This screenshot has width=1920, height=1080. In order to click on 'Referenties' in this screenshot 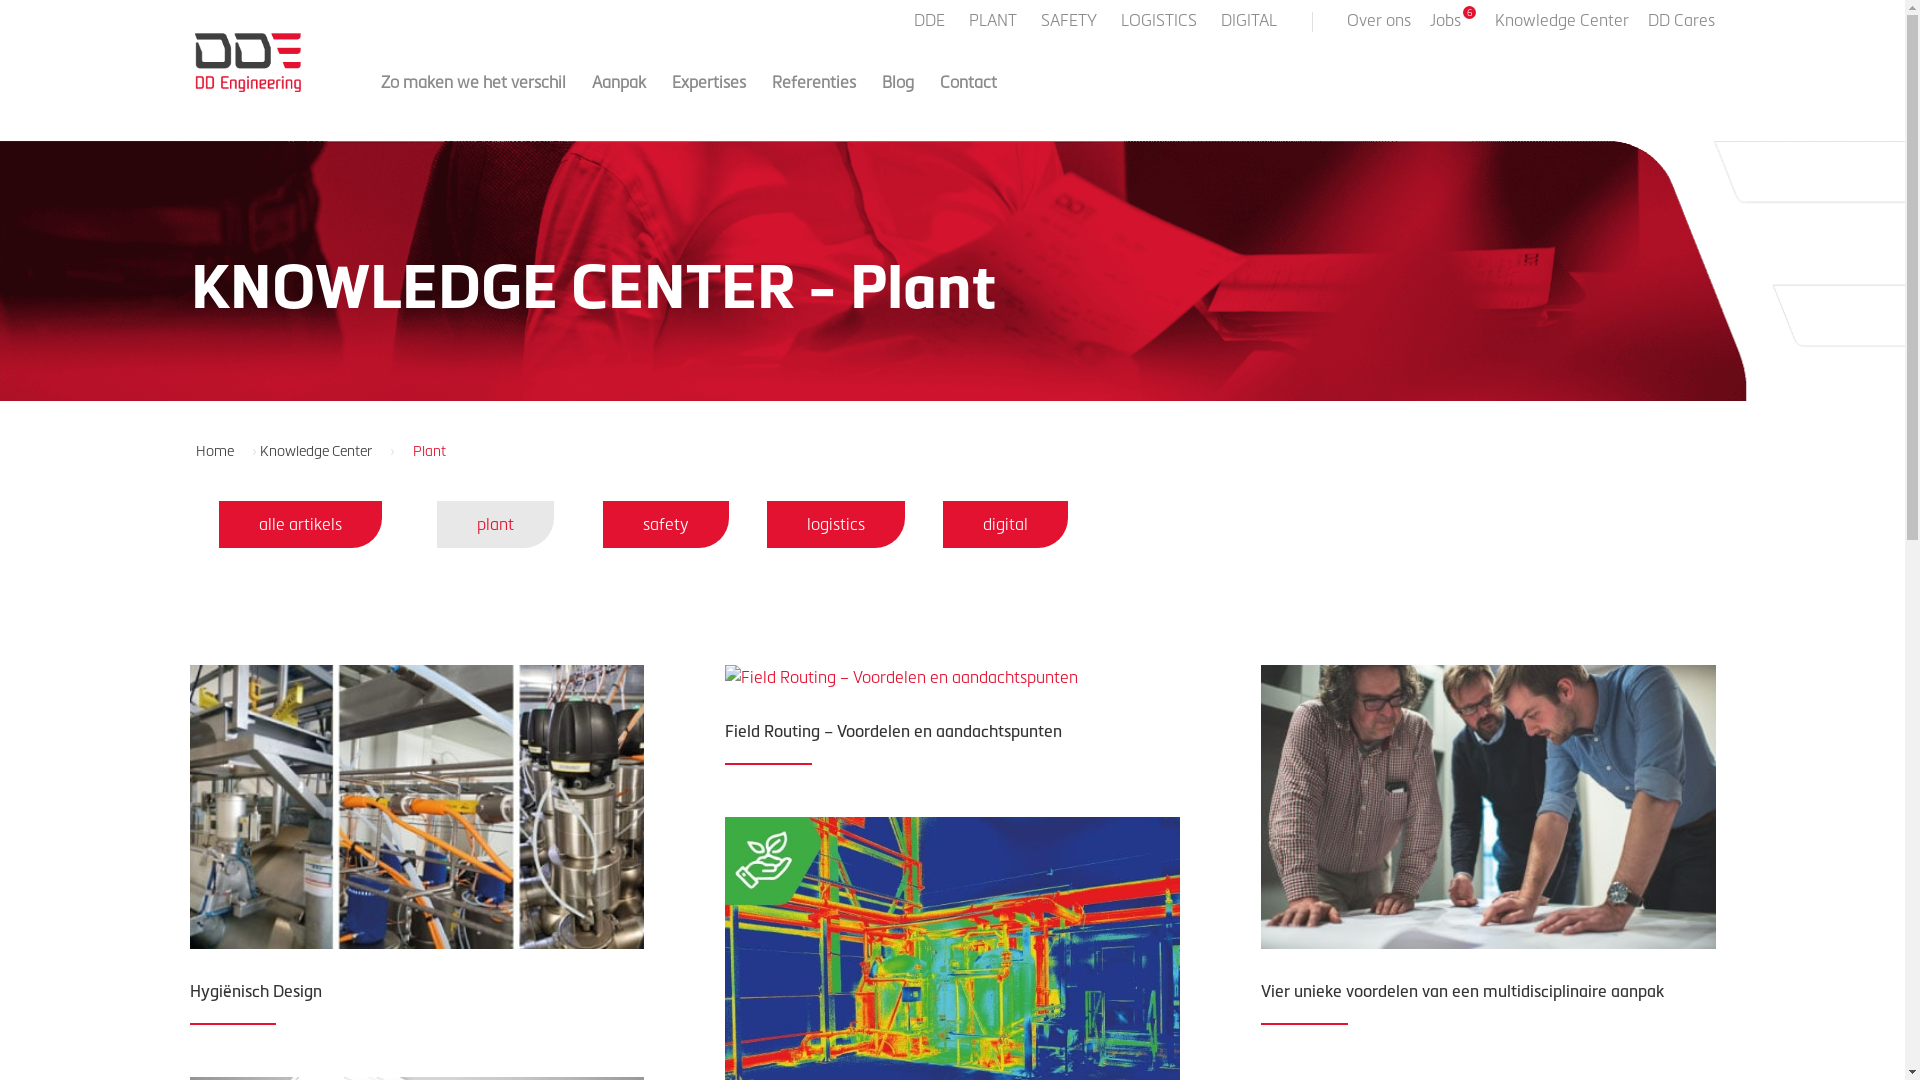, I will do `click(814, 99)`.